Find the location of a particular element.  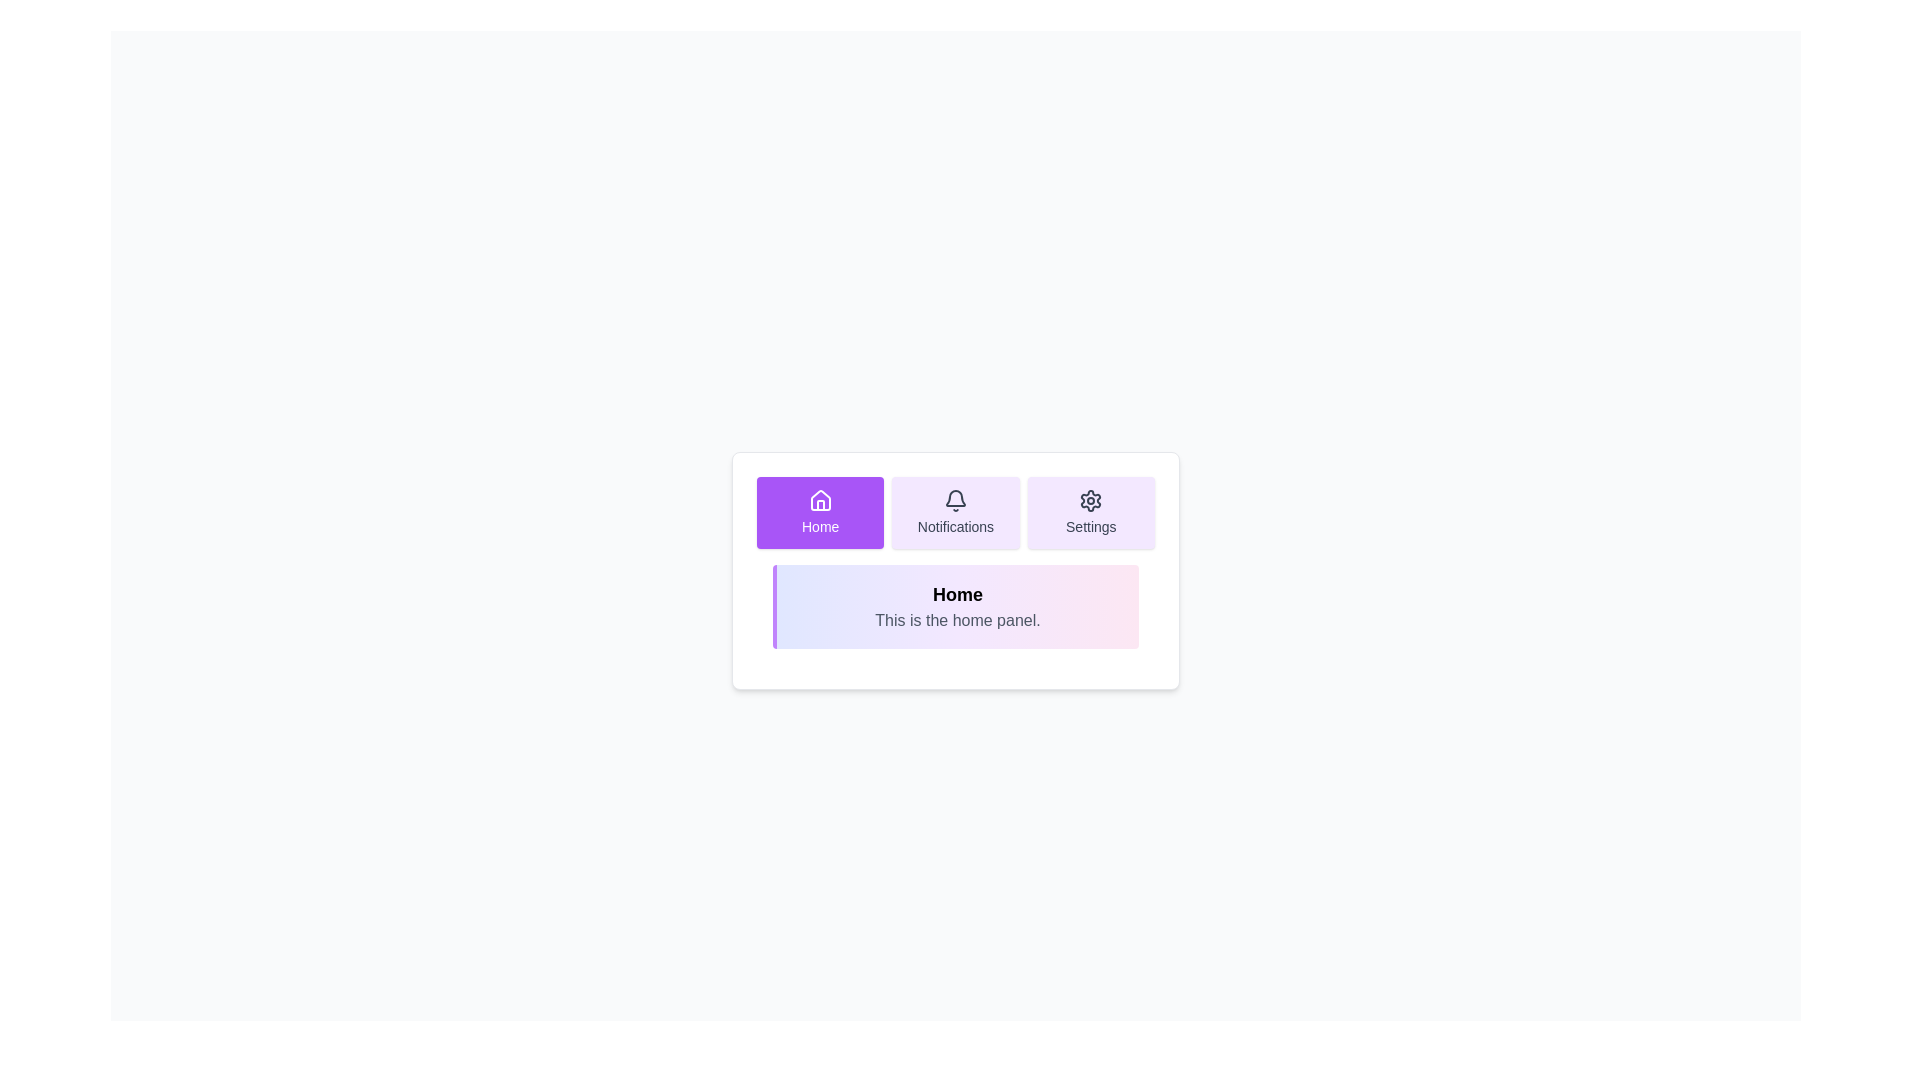

the house icon which contains the door element, represented as a vertical segment within the SVG graphic is located at coordinates (820, 504).